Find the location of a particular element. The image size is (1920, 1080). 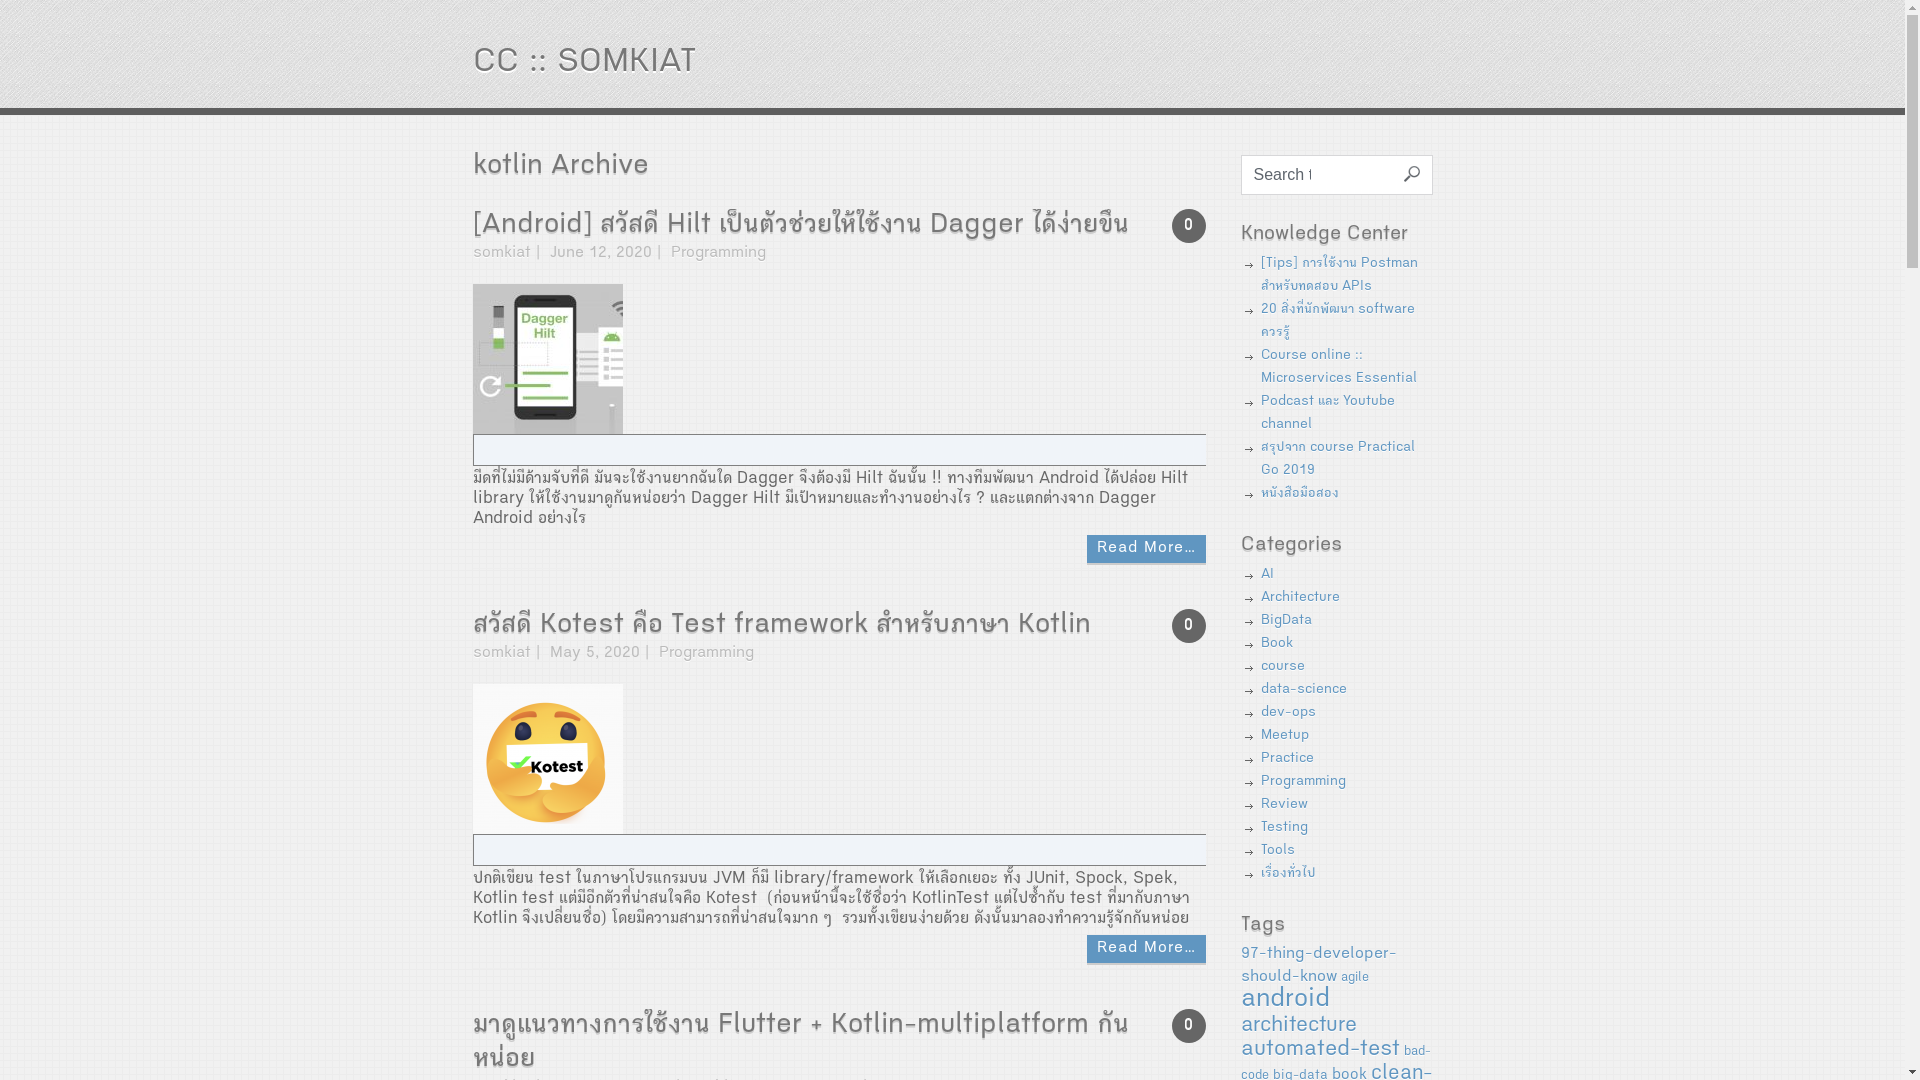

'0' is located at coordinates (1189, 624).